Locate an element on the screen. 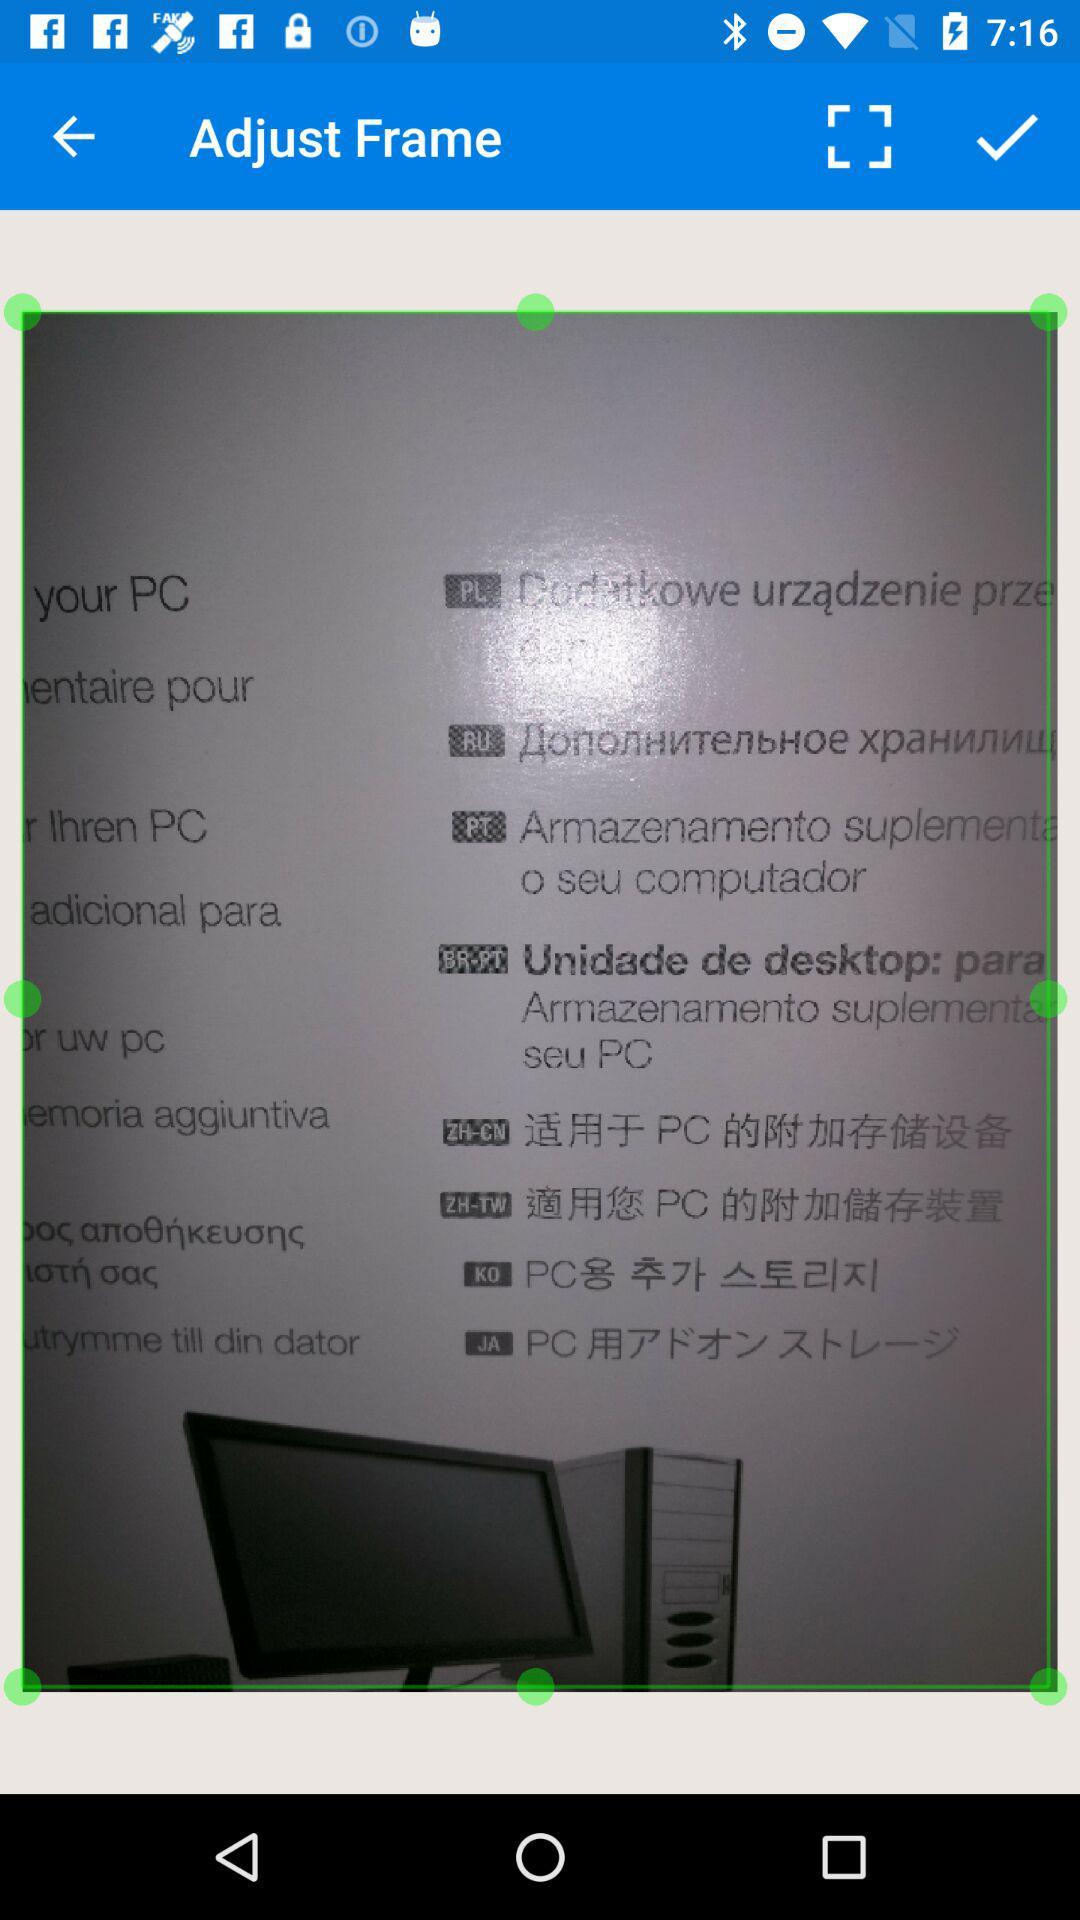 This screenshot has height=1920, width=1080. the icon to the left of adjust frame item is located at coordinates (72, 135).